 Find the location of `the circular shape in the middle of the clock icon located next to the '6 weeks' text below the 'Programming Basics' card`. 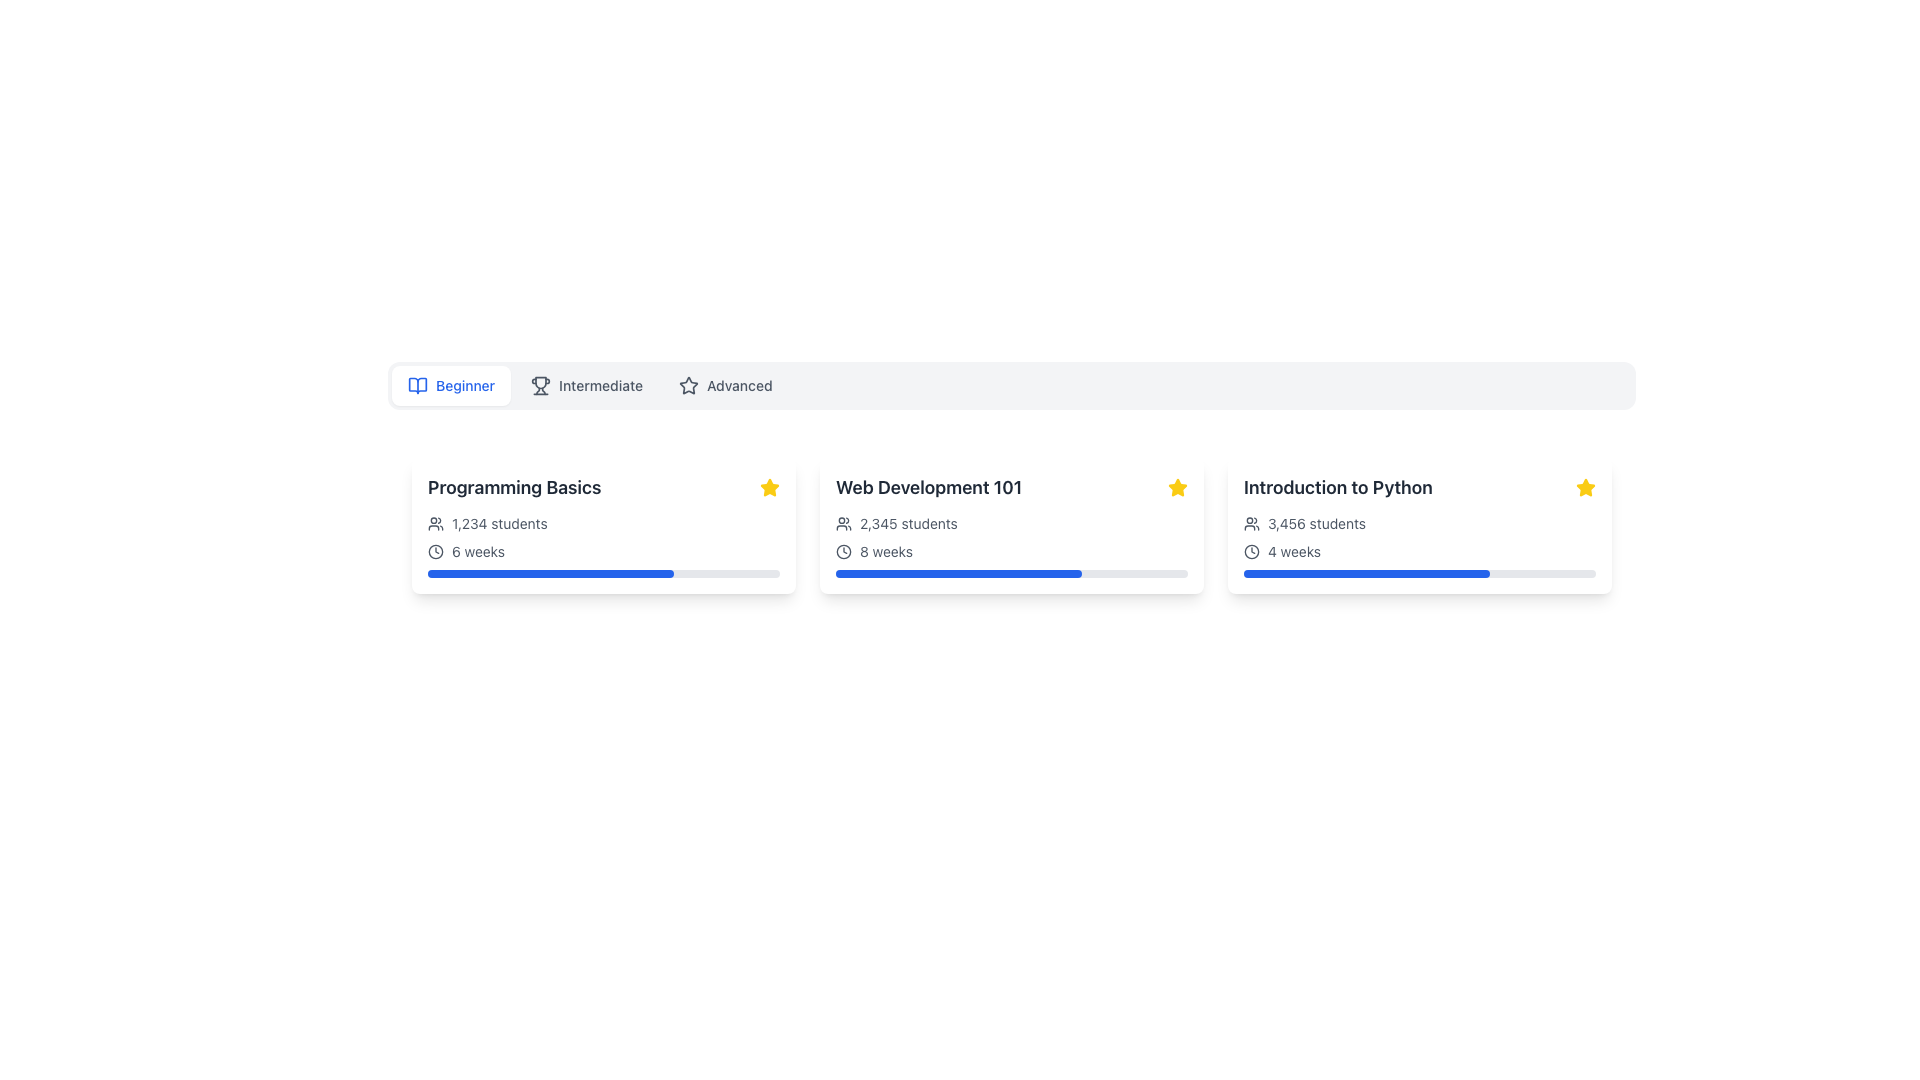

the circular shape in the middle of the clock icon located next to the '6 weeks' text below the 'Programming Basics' card is located at coordinates (435, 551).